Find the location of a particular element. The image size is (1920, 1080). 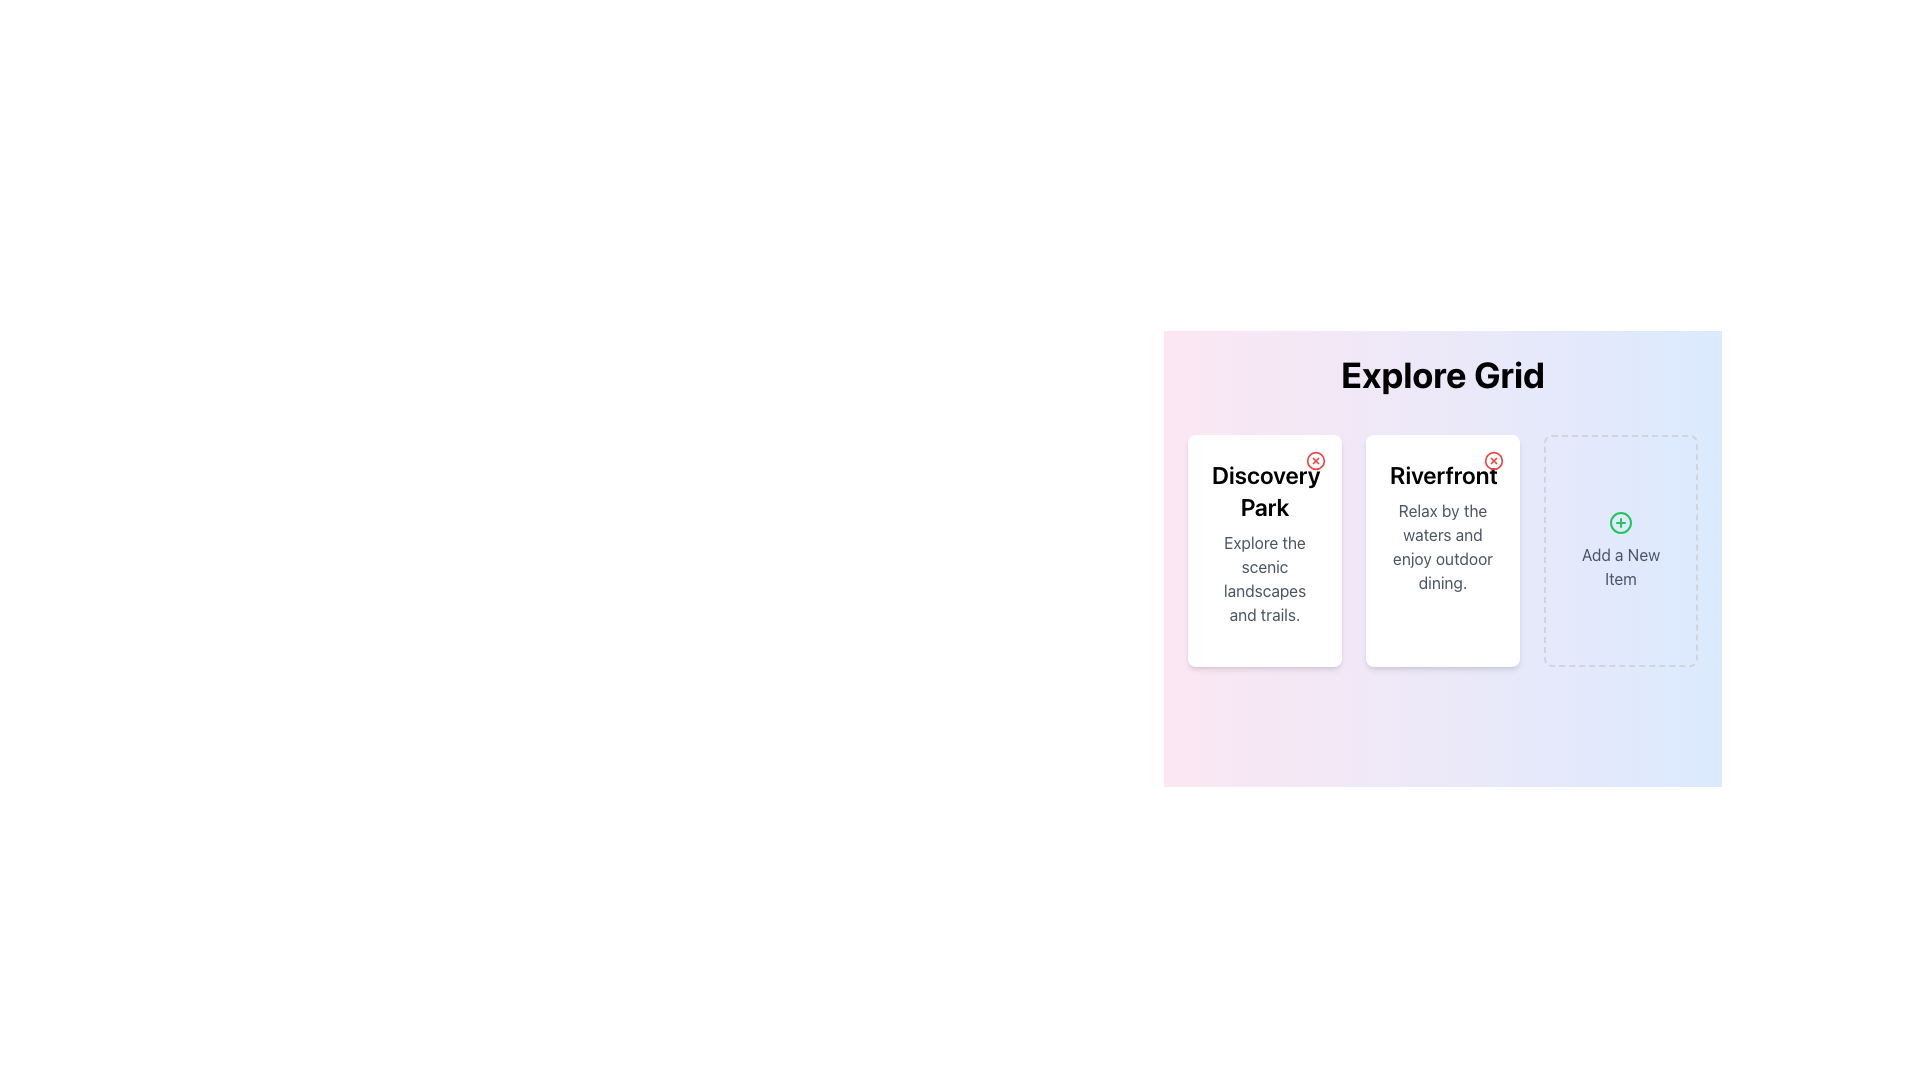

the circular outline within the plus sign icon, which is located inside the third card of the grid layout representing 'Add a New Item' functionality is located at coordinates (1621, 522).